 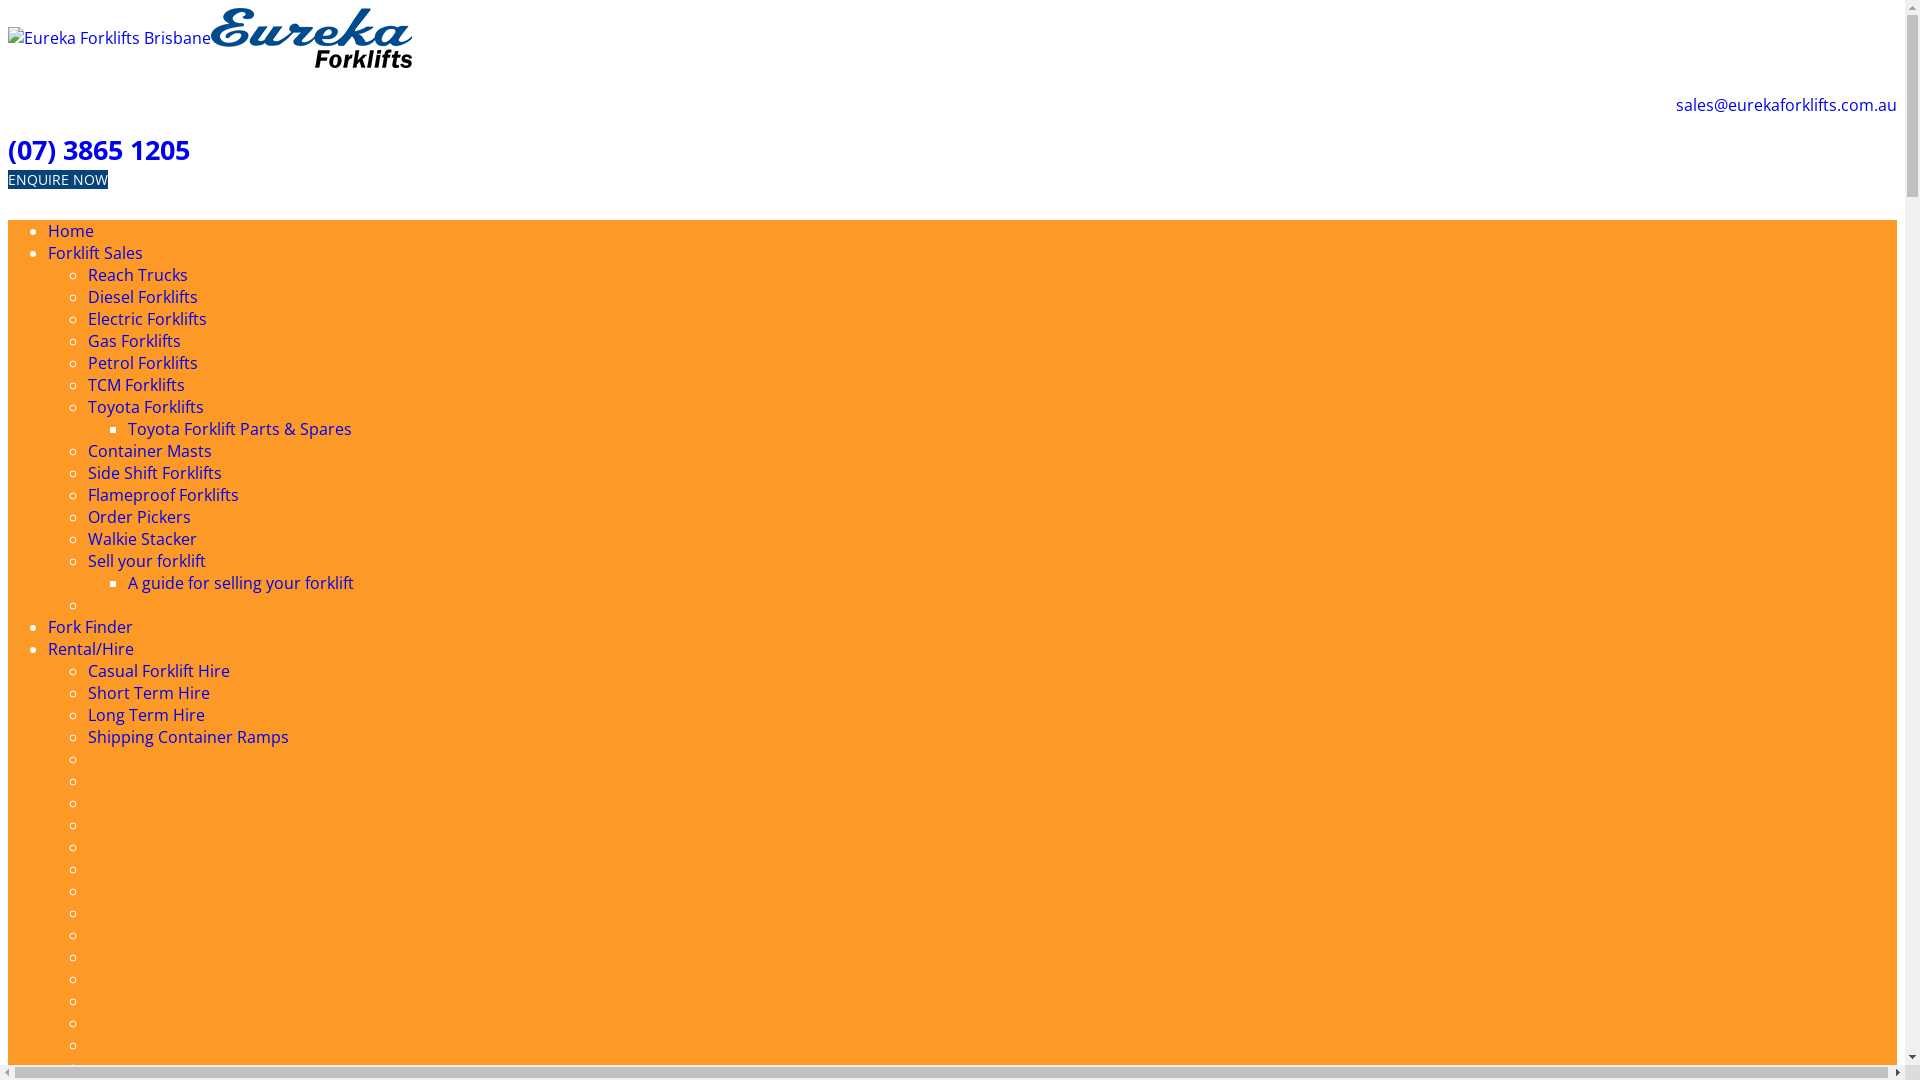 I want to click on 'Home', so click(x=71, y=230).